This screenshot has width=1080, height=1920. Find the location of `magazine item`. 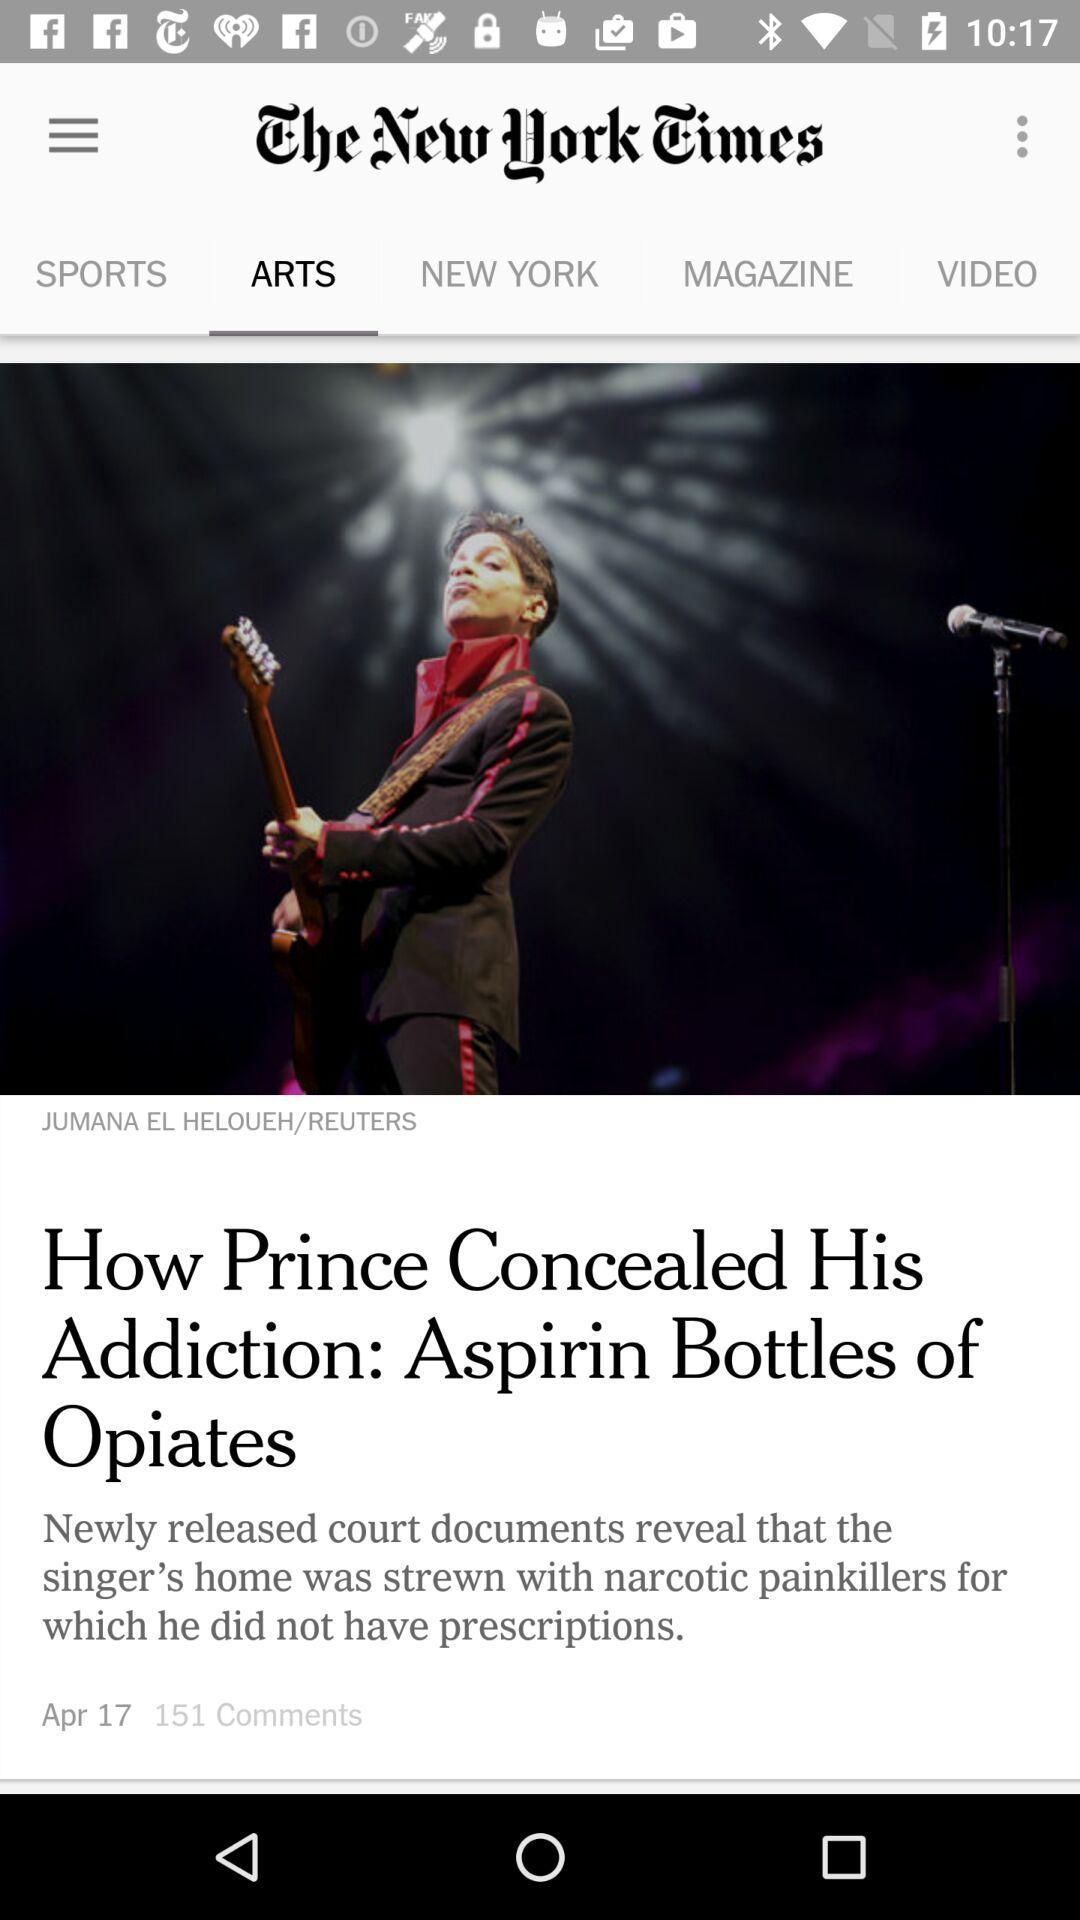

magazine item is located at coordinates (766, 272).